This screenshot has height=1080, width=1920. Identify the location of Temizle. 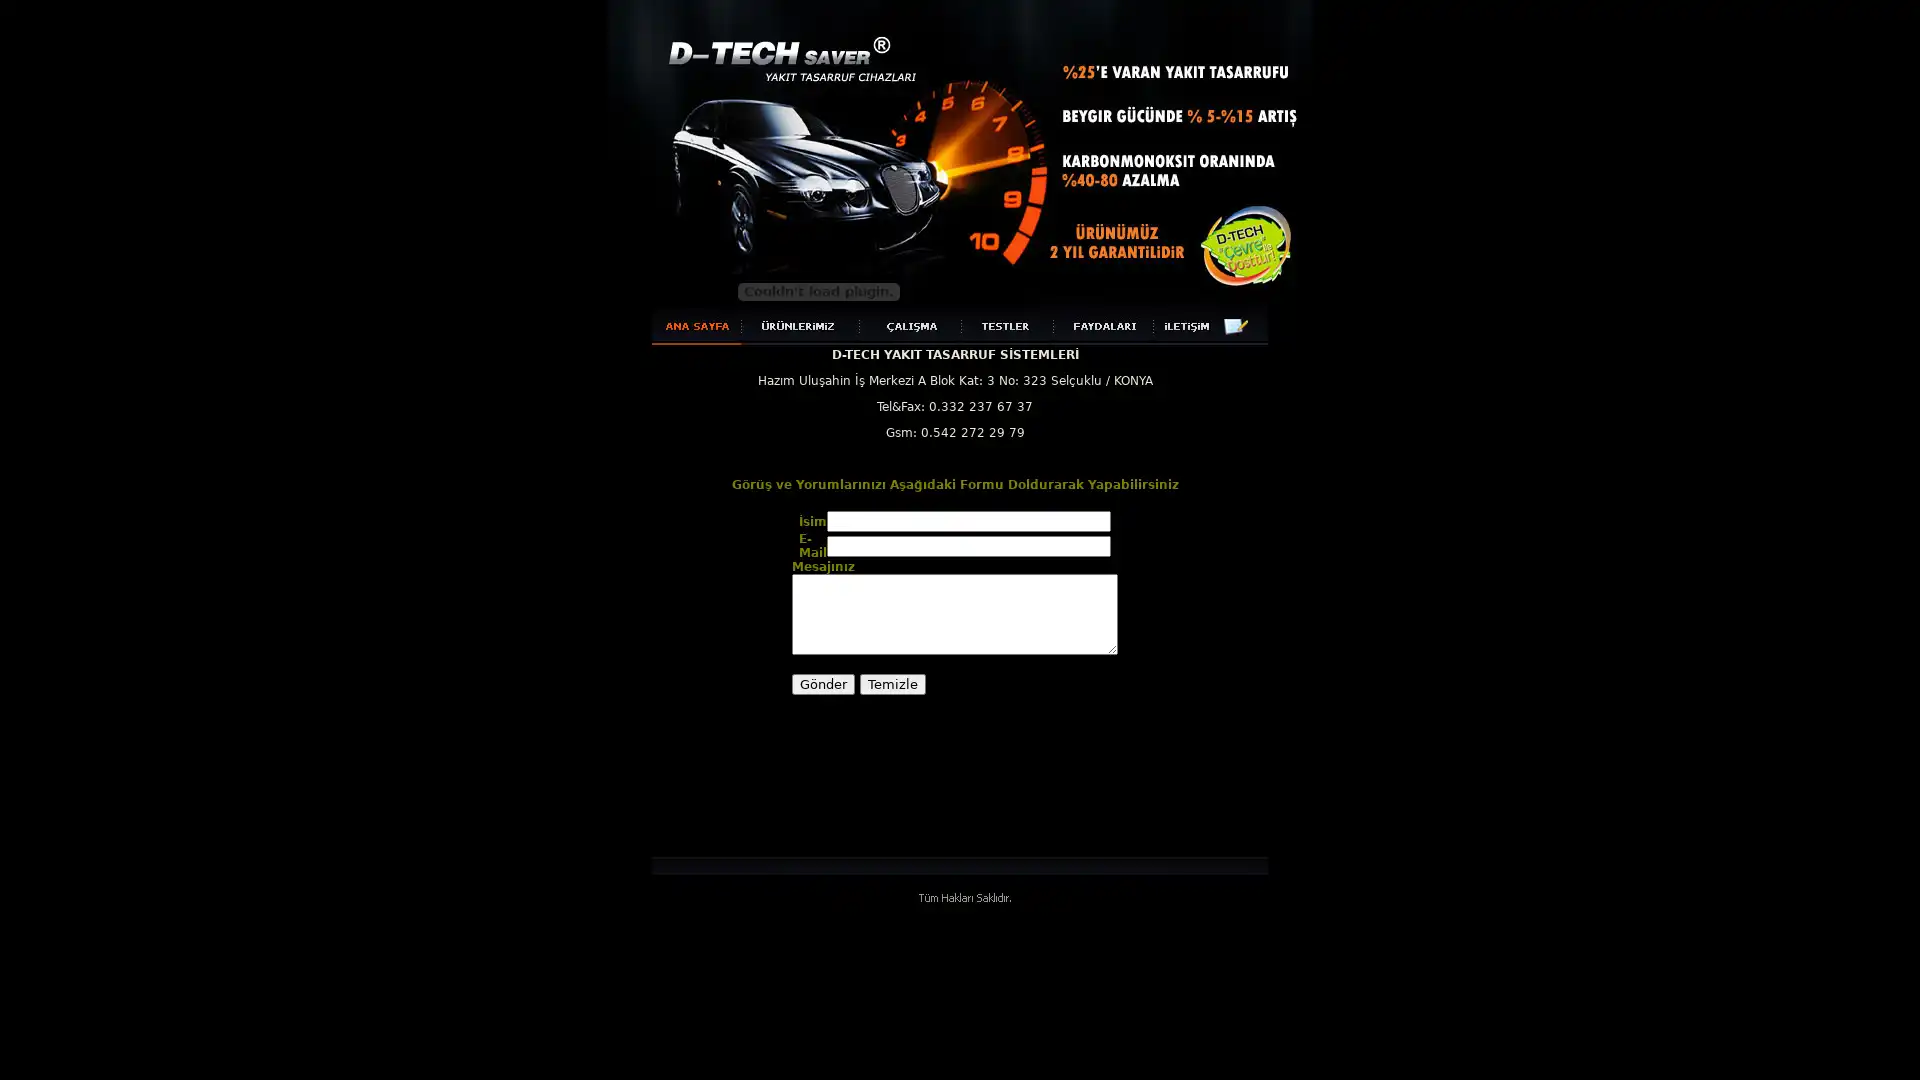
(891, 683).